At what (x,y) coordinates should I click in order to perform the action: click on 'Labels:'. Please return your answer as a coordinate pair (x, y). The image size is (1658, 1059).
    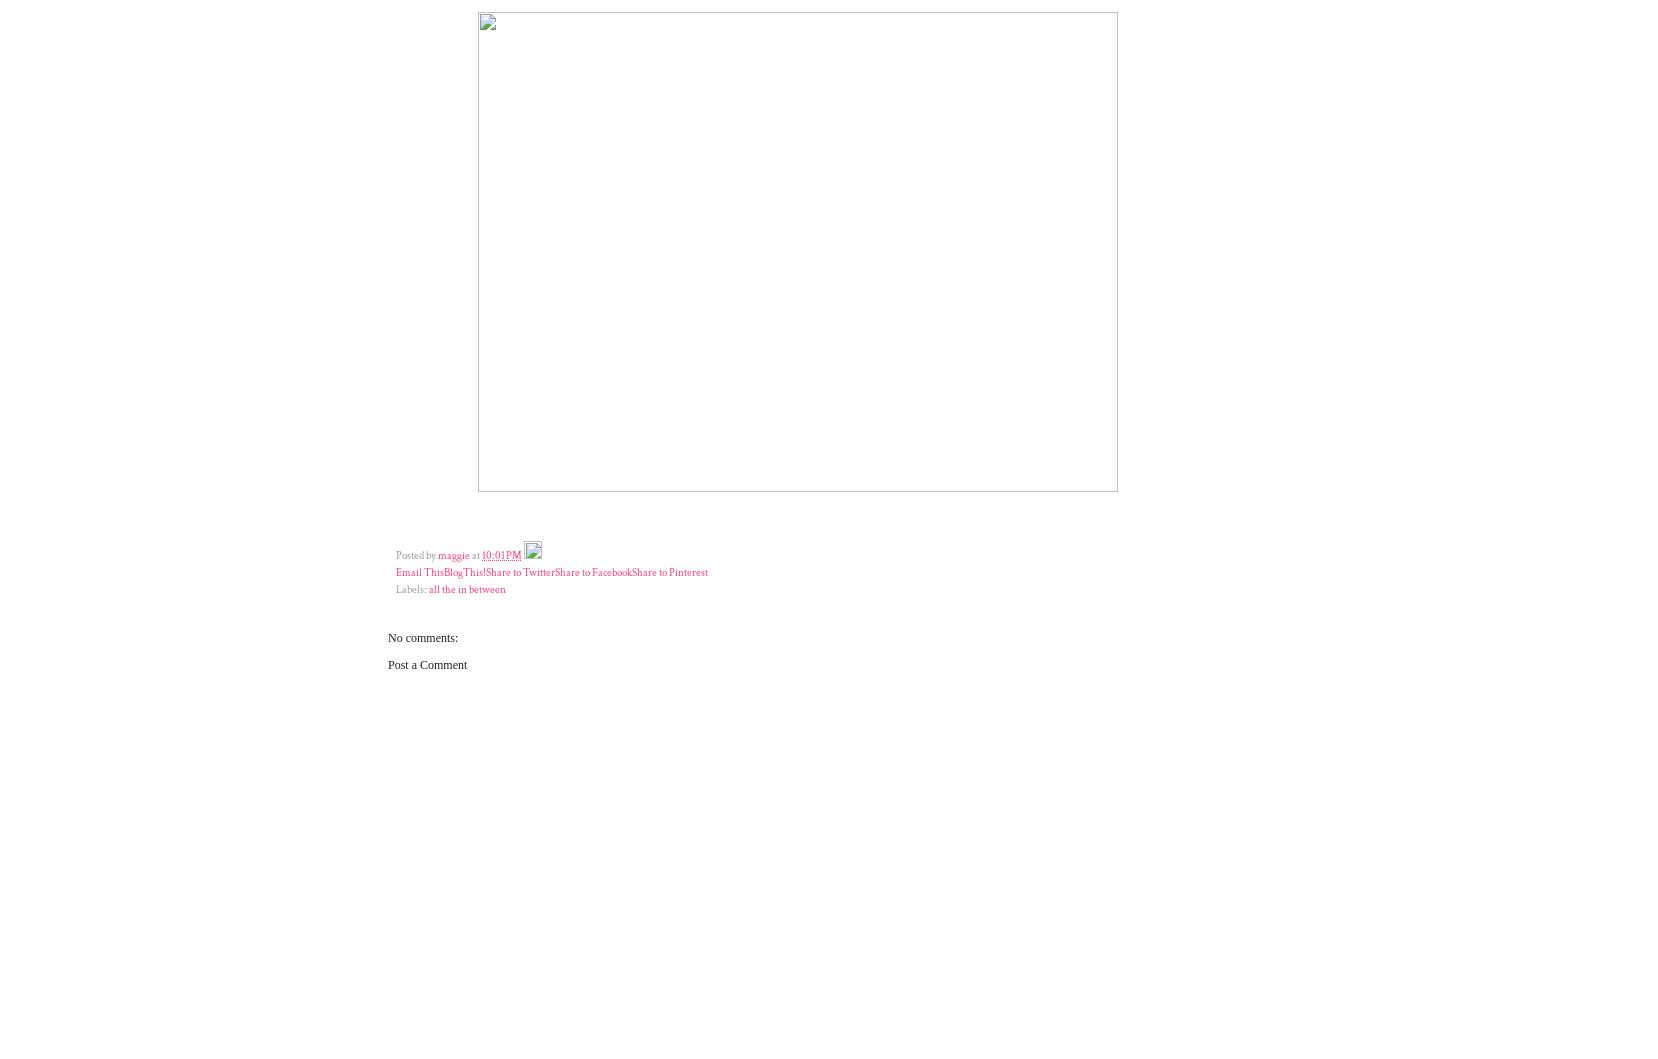
    Looking at the image, I should click on (411, 588).